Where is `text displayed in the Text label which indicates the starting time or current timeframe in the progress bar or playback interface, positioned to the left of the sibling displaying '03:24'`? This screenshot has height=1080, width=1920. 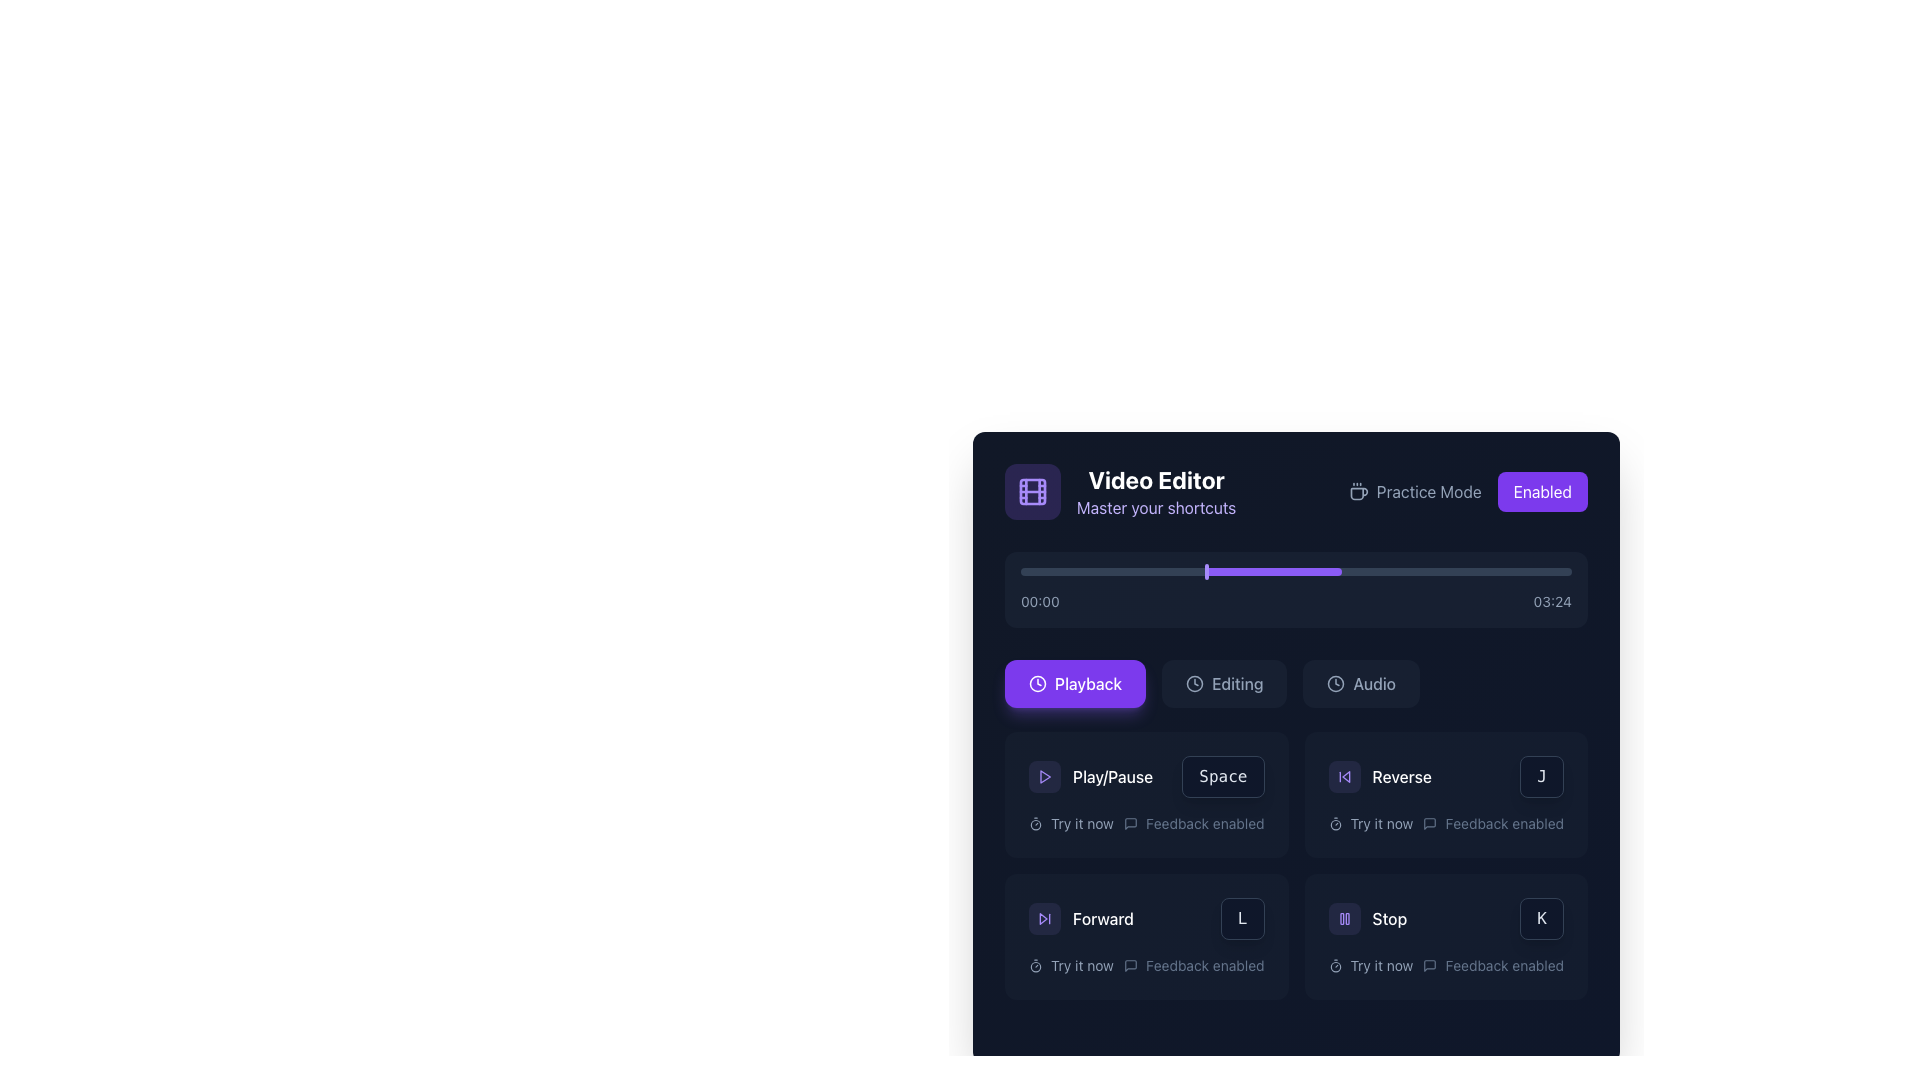
text displayed in the Text label which indicates the starting time or current timeframe in the progress bar or playback interface, positioned to the left of the sibling displaying '03:24' is located at coordinates (1040, 600).